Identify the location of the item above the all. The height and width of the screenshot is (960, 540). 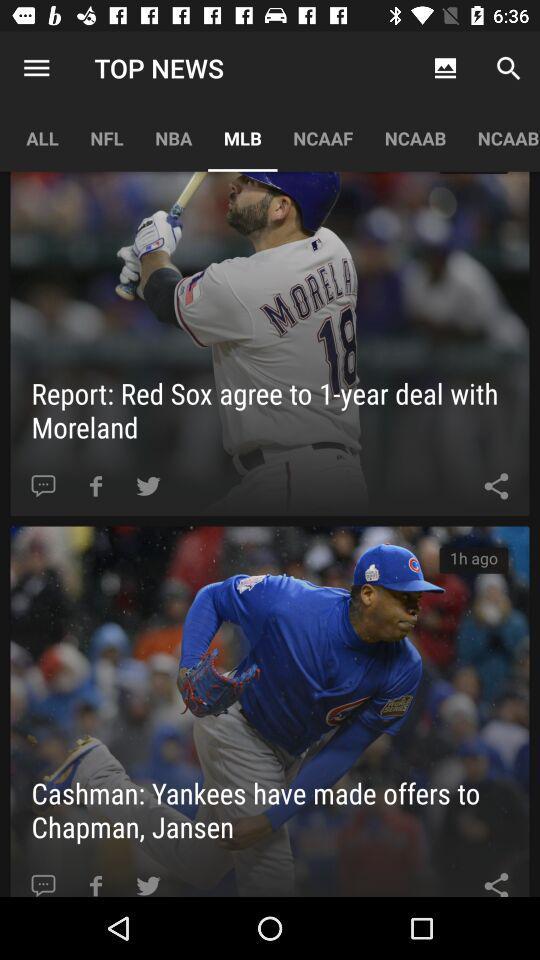
(36, 68).